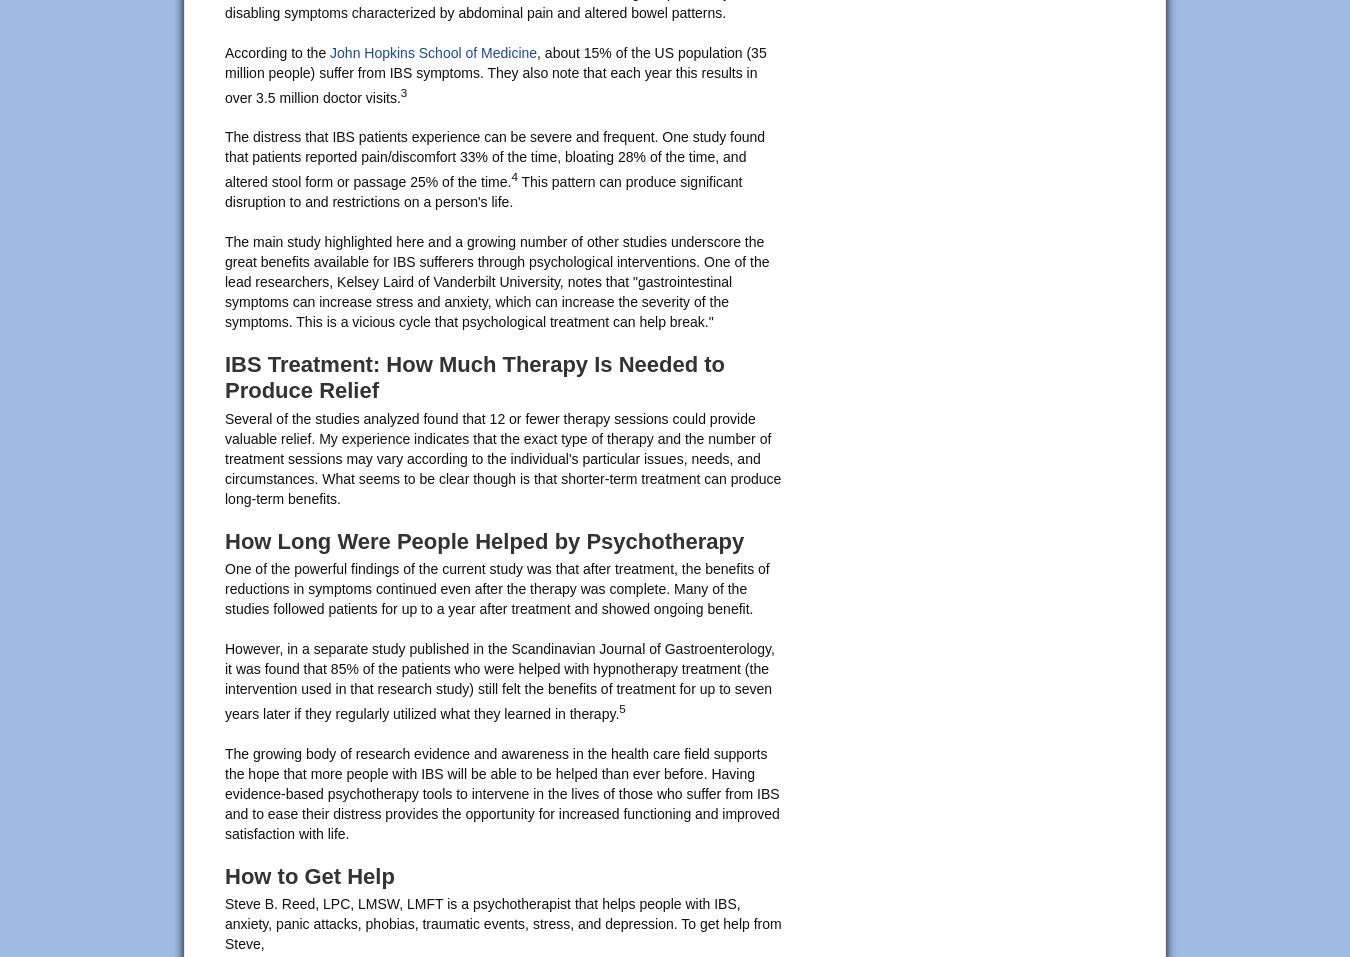 The width and height of the screenshot is (1350, 957). Describe the element at coordinates (473, 377) in the screenshot. I see `'IBS Treatment: How Much Therapy Is Needed to Produce Relief'` at that location.